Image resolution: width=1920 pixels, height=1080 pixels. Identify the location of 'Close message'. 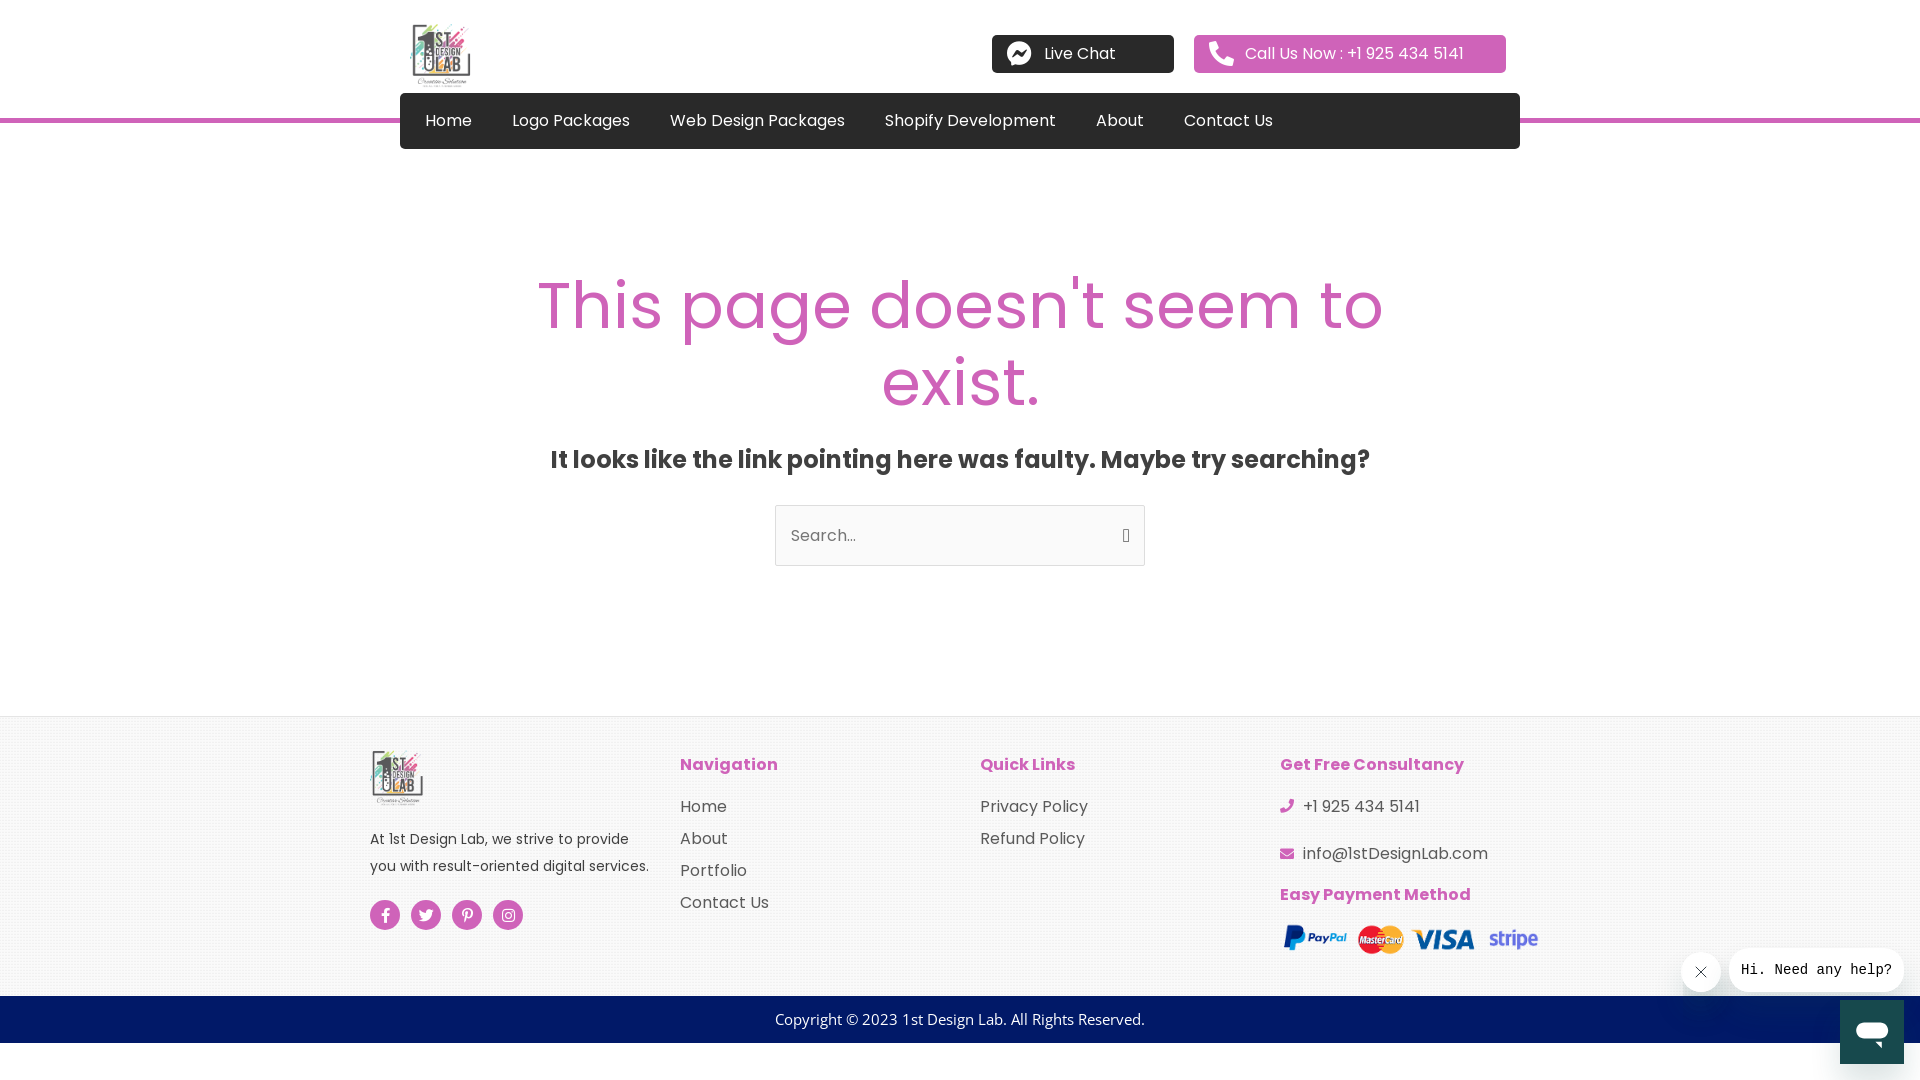
(1699, 971).